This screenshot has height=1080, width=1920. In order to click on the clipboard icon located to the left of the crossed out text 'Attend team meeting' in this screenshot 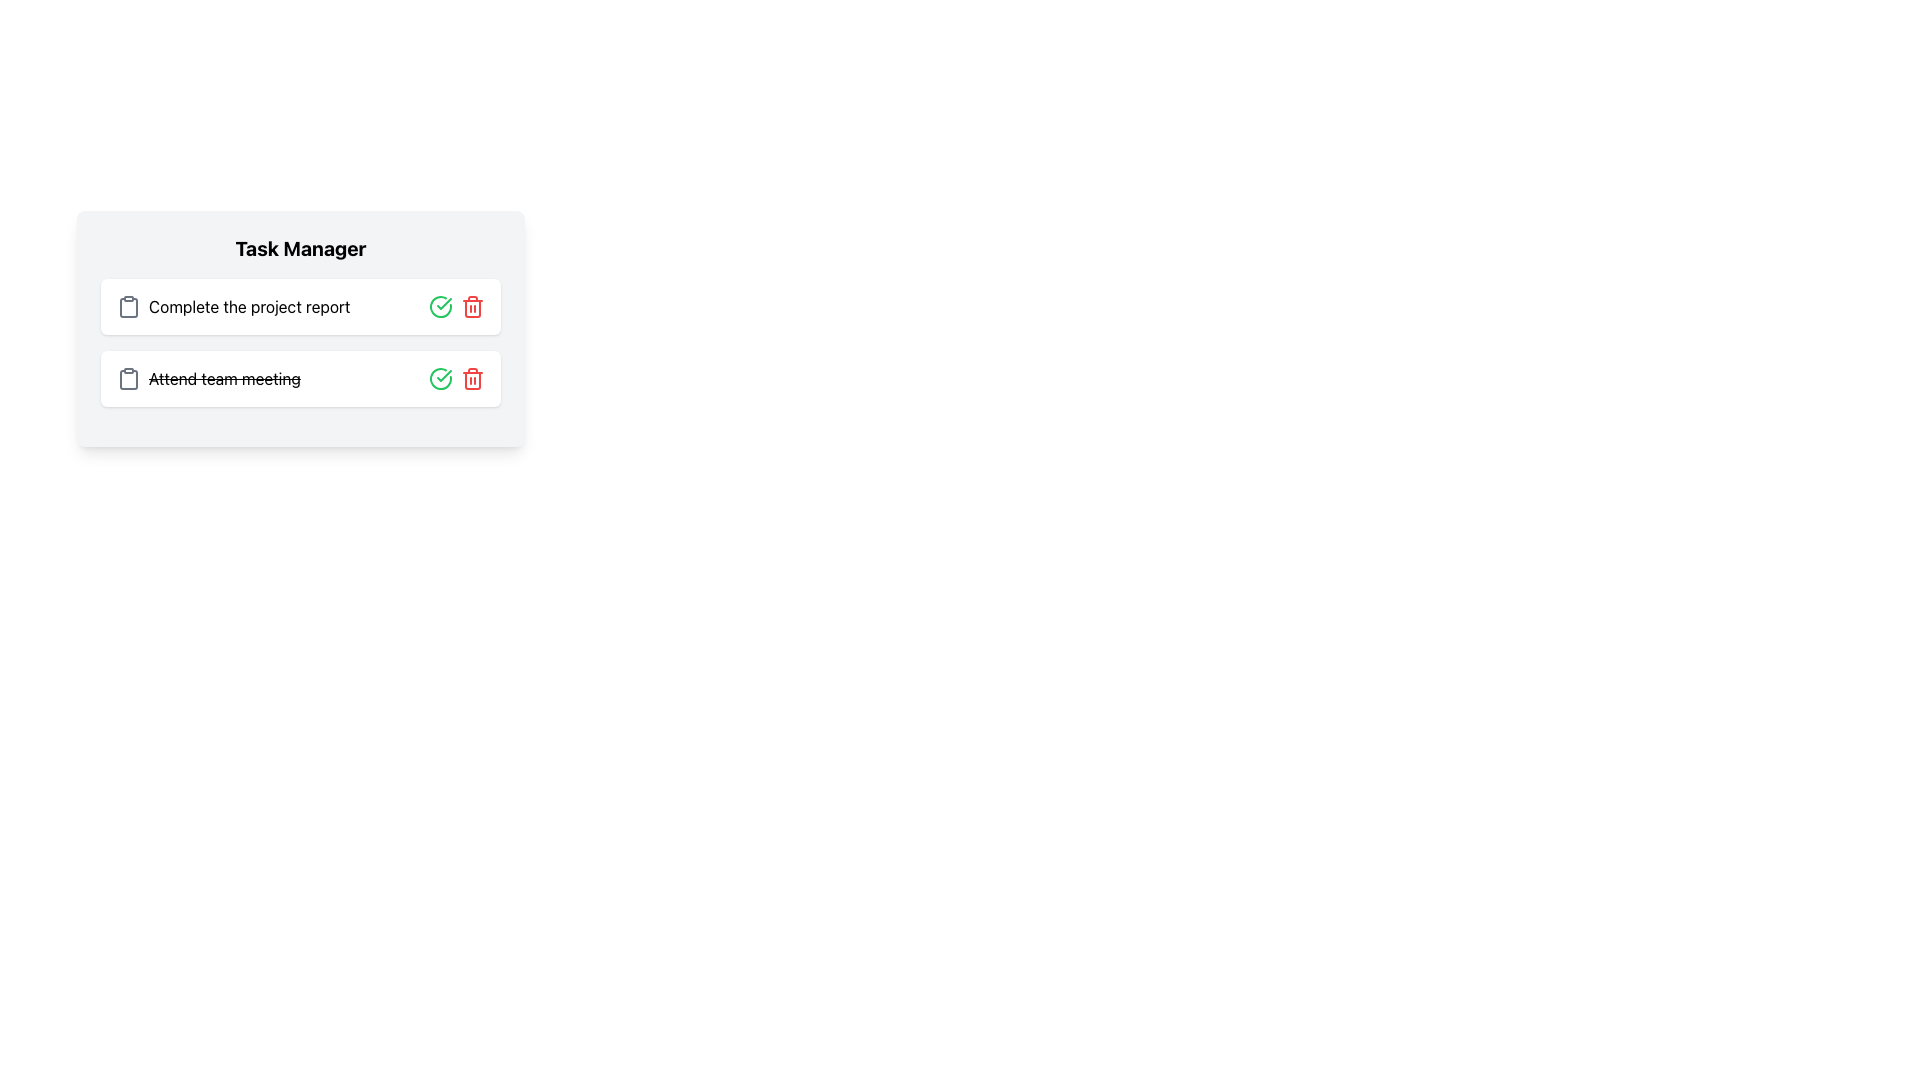, I will do `click(128, 378)`.